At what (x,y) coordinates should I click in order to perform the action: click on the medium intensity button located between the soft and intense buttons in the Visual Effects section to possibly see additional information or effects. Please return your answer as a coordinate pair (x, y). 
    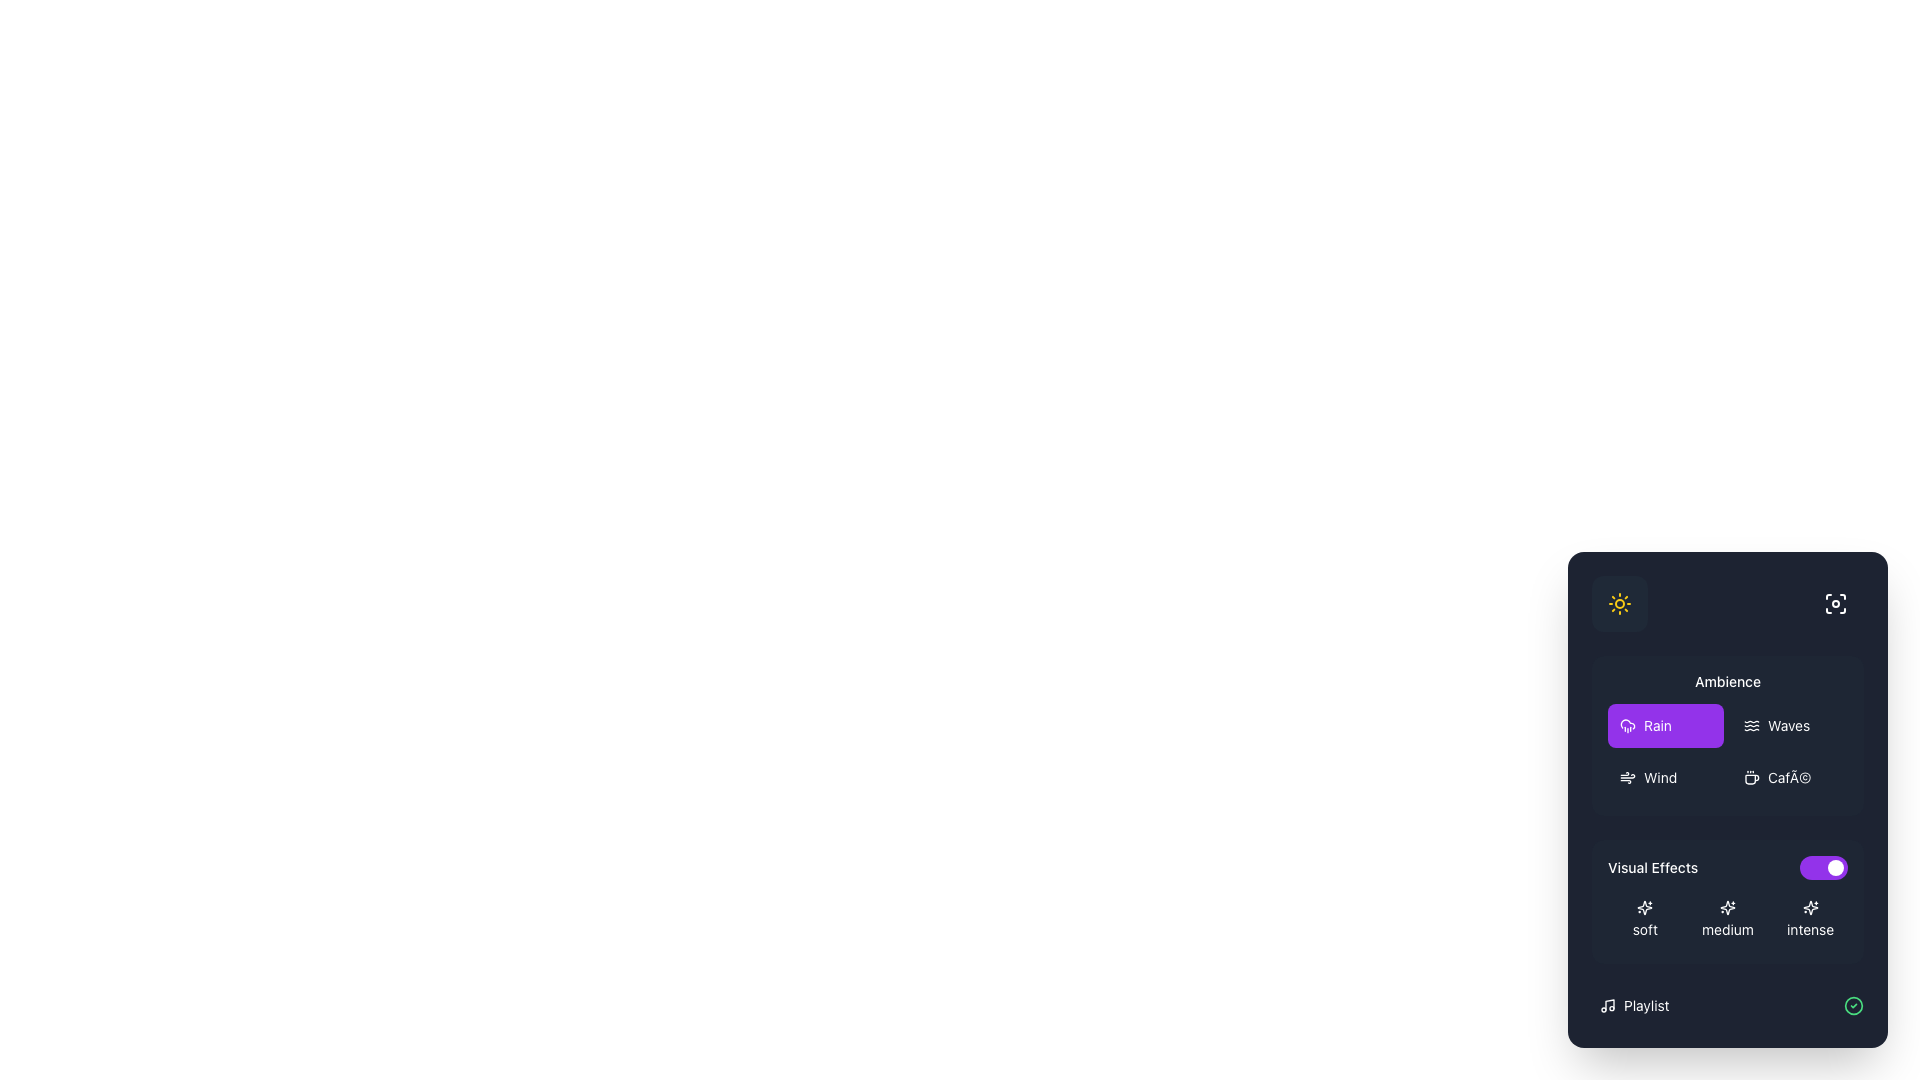
    Looking at the image, I should click on (1727, 920).